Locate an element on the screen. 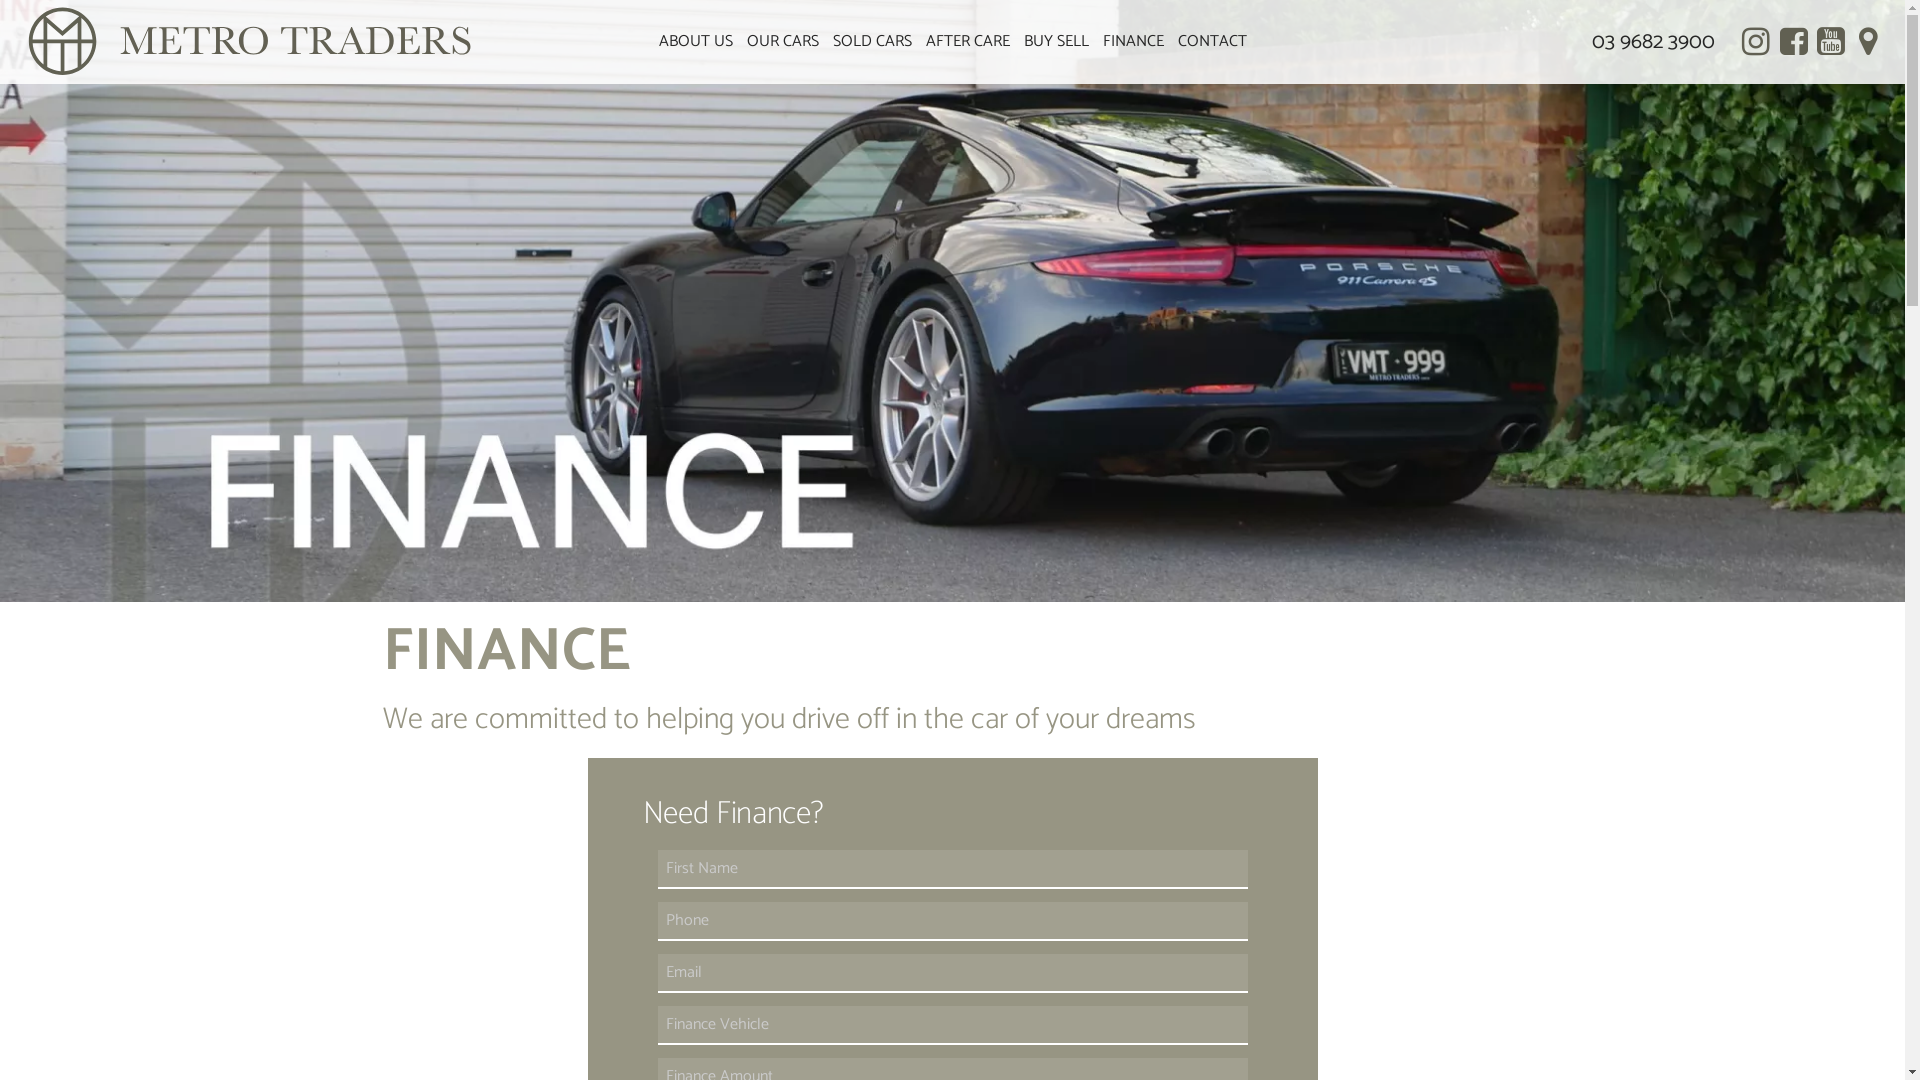 Image resolution: width=1920 pixels, height=1080 pixels. 'FINANCE' is located at coordinates (1133, 42).